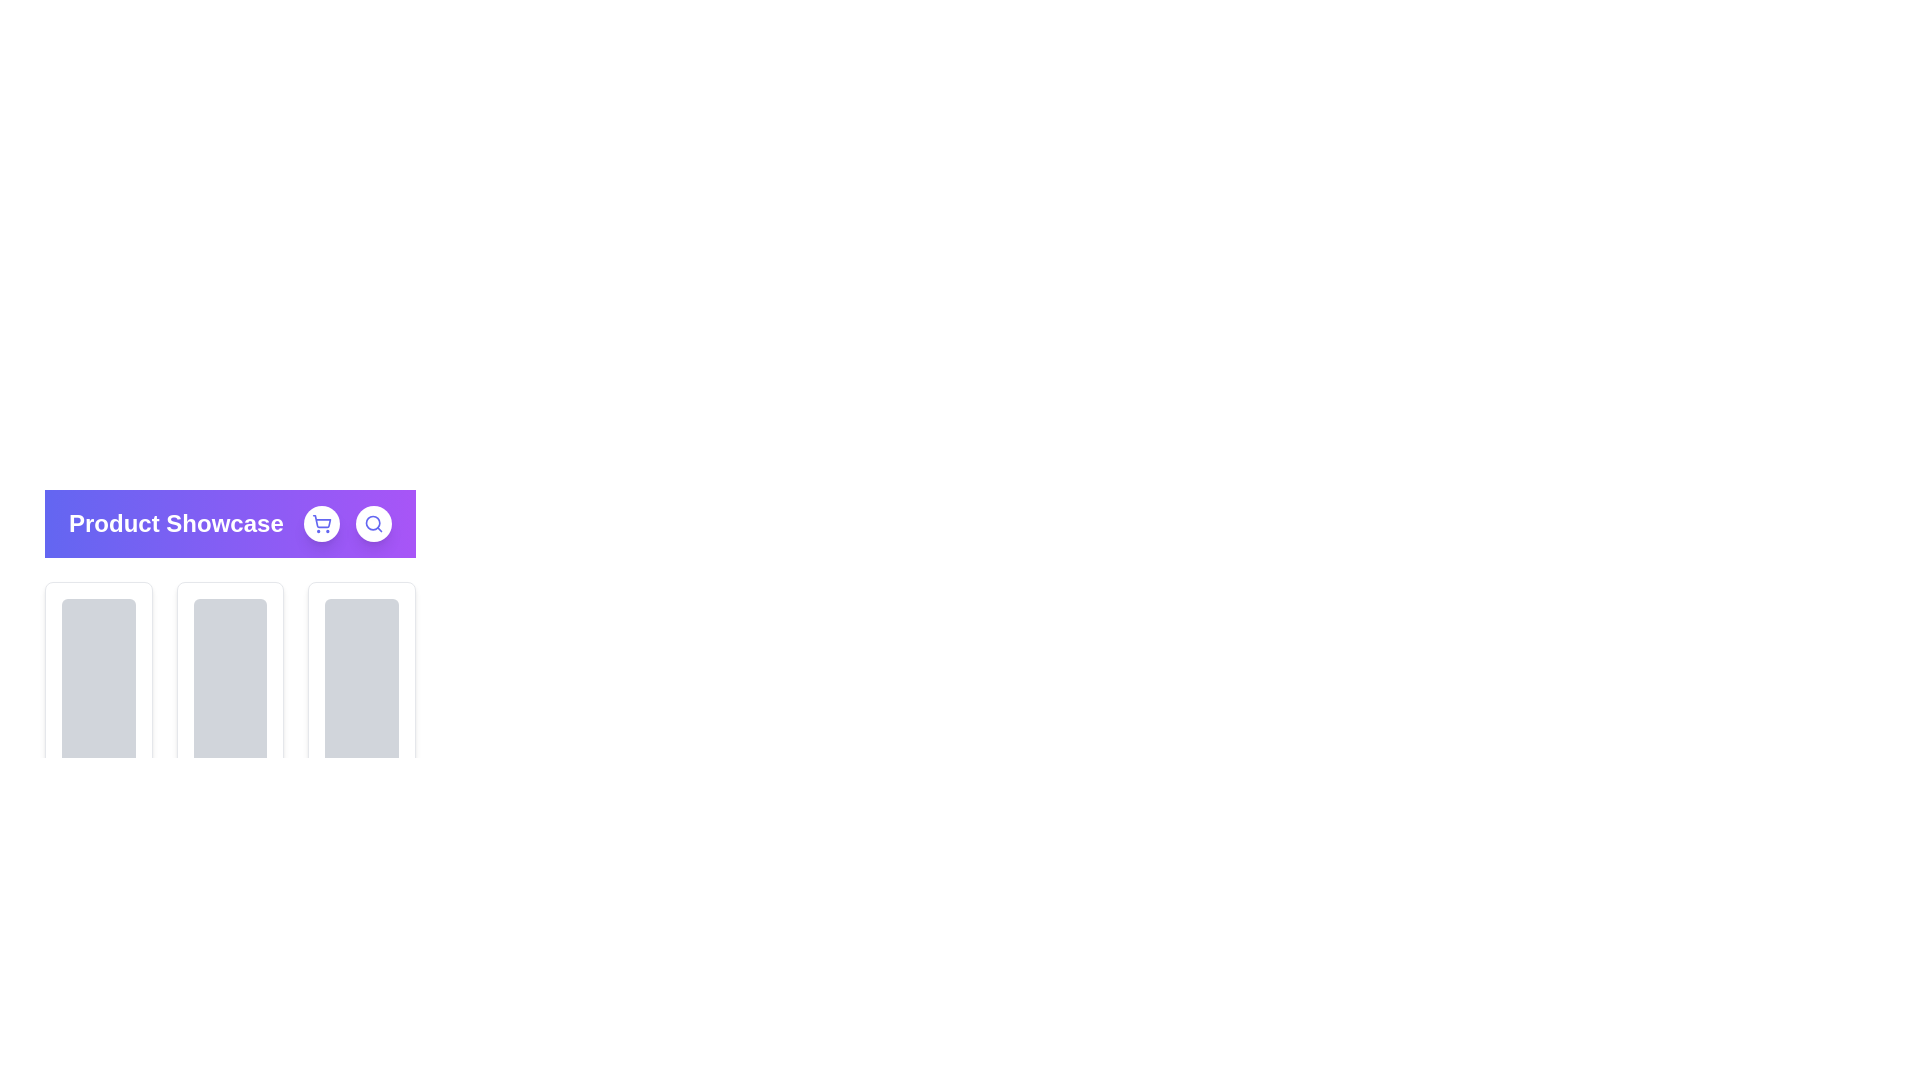 The height and width of the screenshot is (1080, 1920). I want to click on title text located in the Banner at the top of the product section, which serves as the primary header for the content below it, so click(230, 523).